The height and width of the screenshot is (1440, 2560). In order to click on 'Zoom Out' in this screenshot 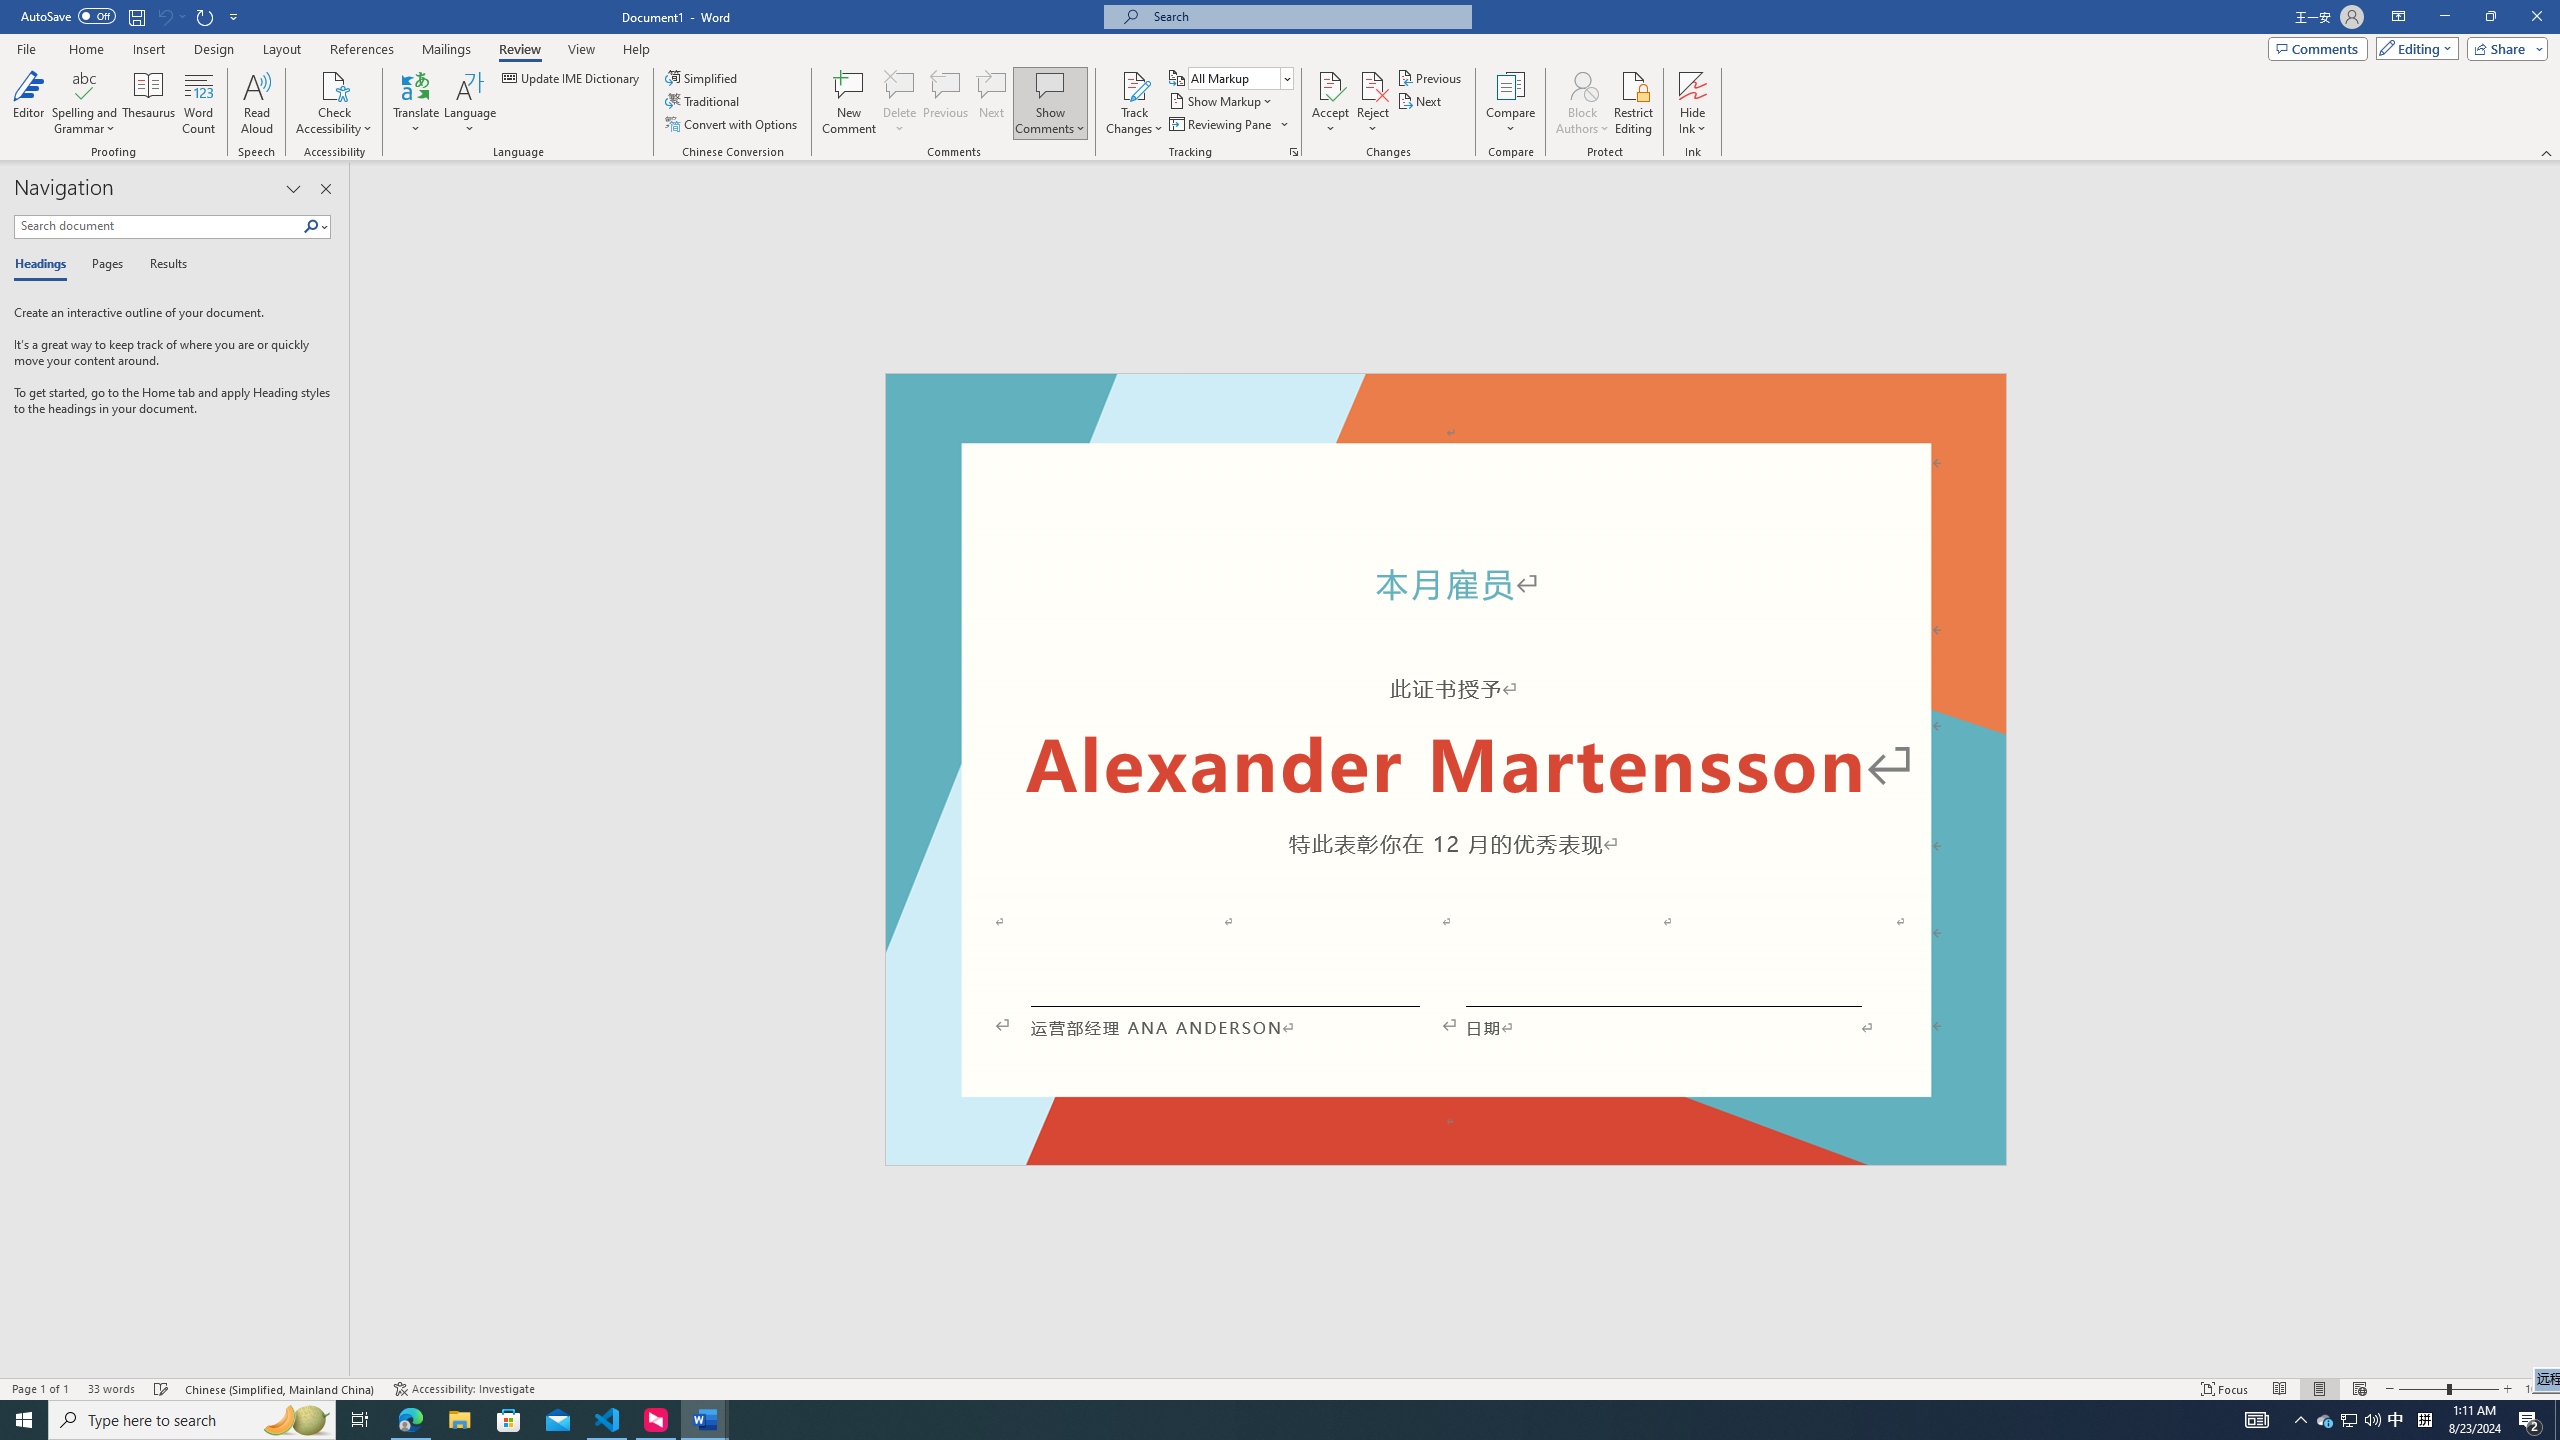, I will do `click(2422, 1389)`.